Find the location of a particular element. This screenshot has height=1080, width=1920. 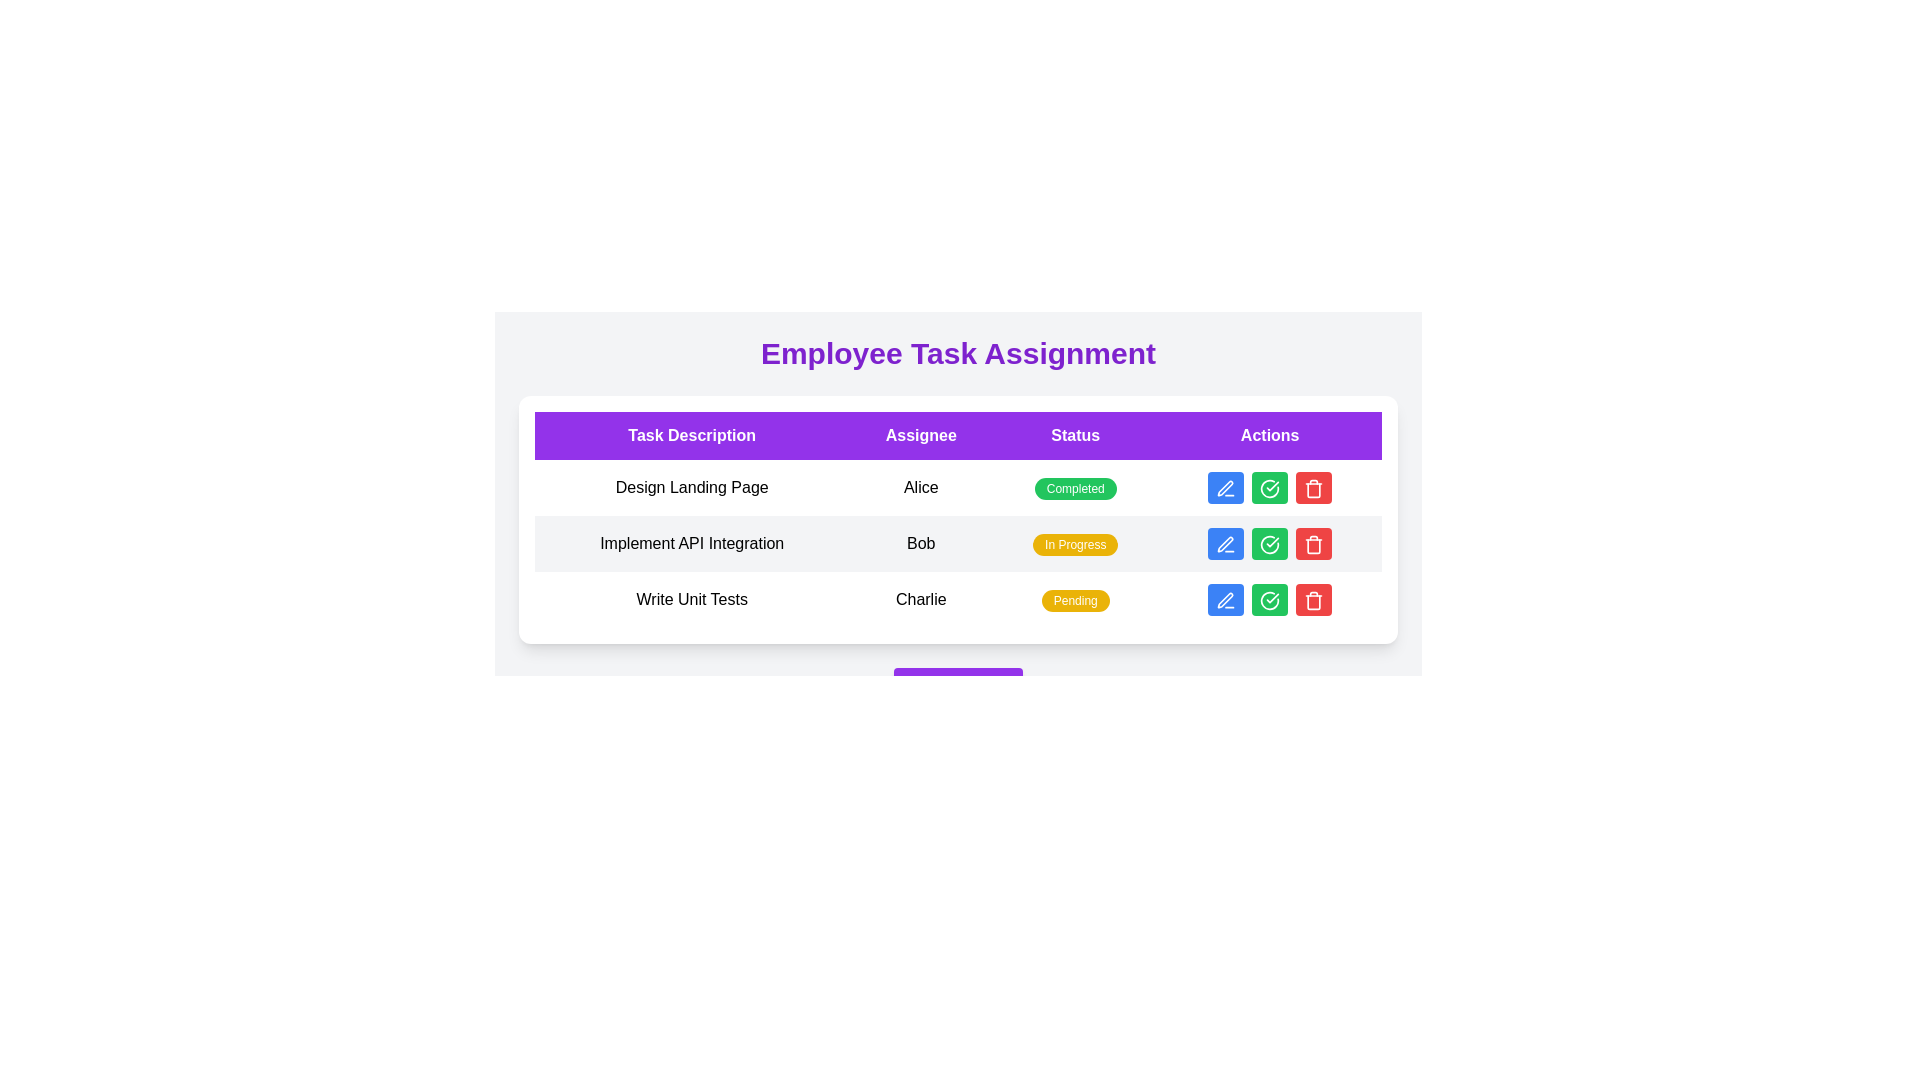

the blue button with rounded corners and a pen icon in the 'Actions' column for the task 'Design Landing Page' is located at coordinates (1225, 488).